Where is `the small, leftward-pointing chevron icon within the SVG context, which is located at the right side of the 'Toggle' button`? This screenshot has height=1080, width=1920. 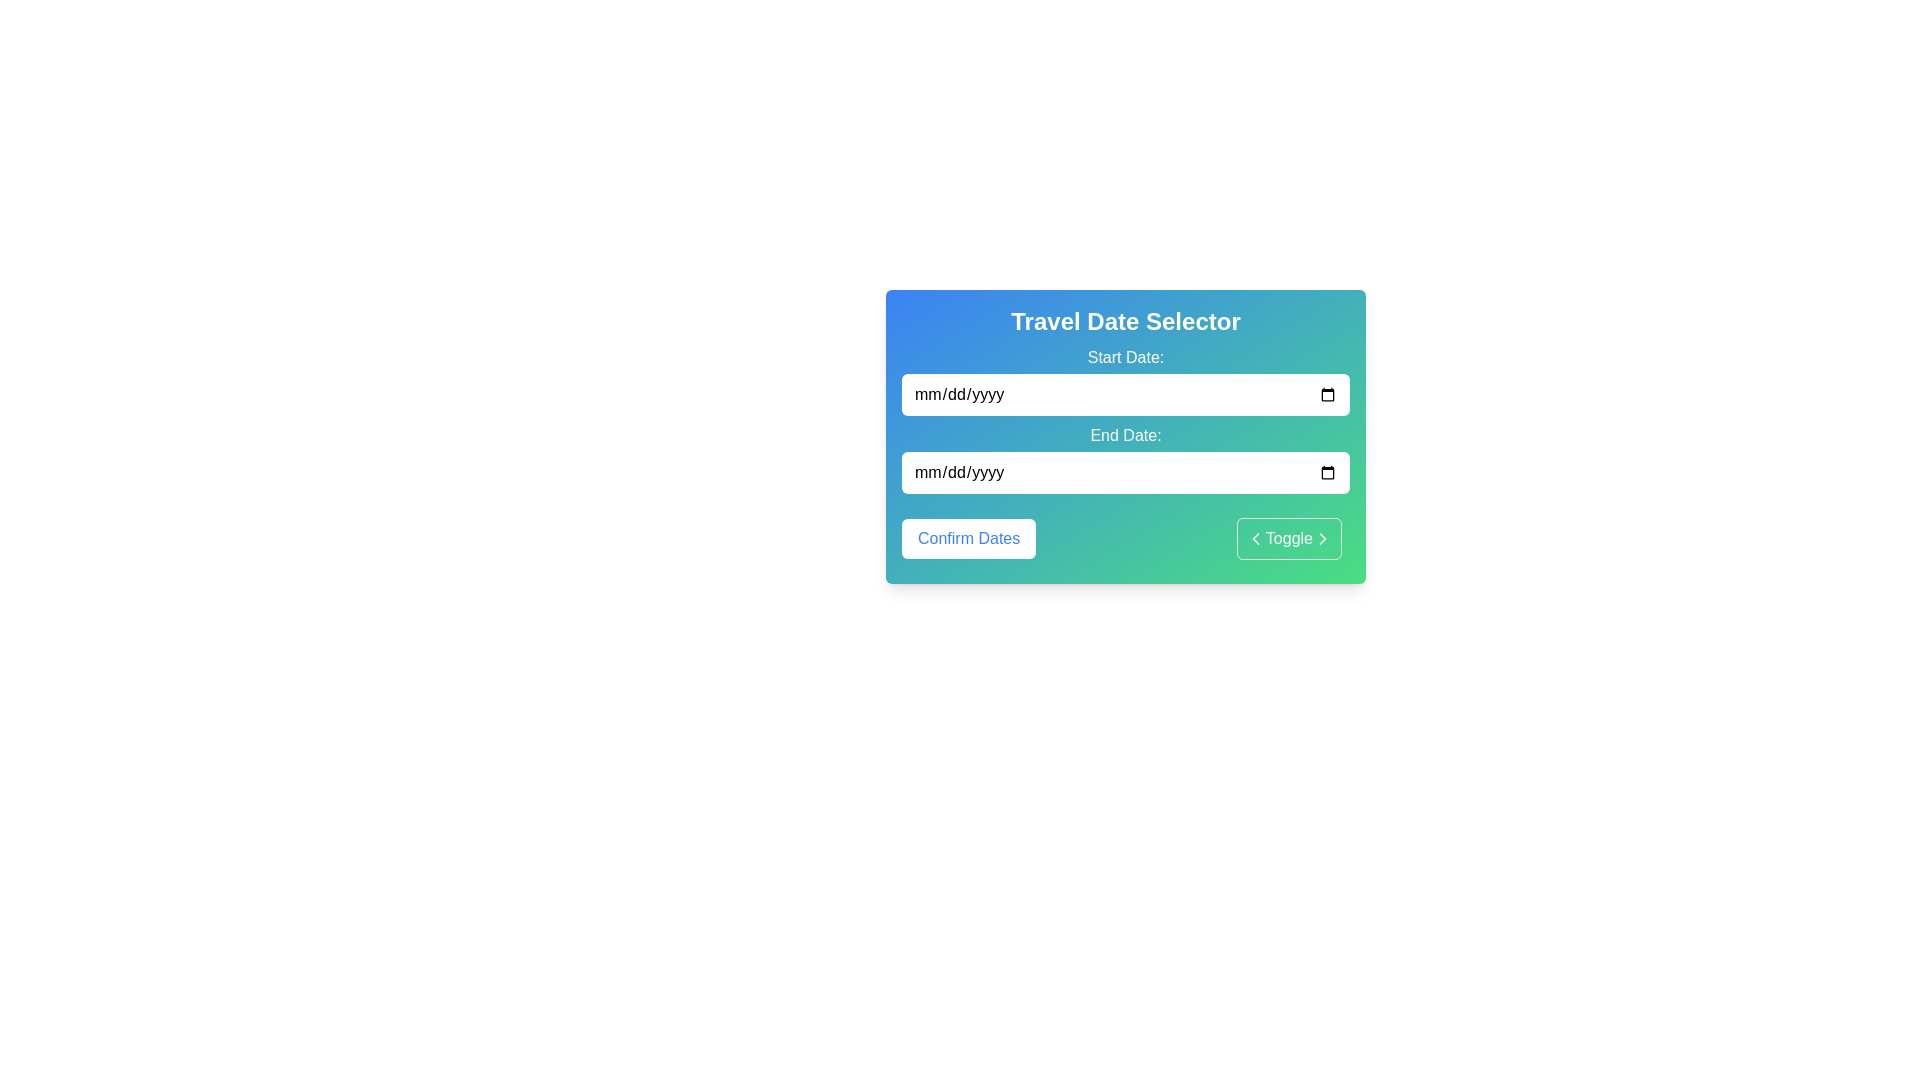 the small, leftward-pointing chevron icon within the SVG context, which is located at the right side of the 'Toggle' button is located at coordinates (1254, 538).